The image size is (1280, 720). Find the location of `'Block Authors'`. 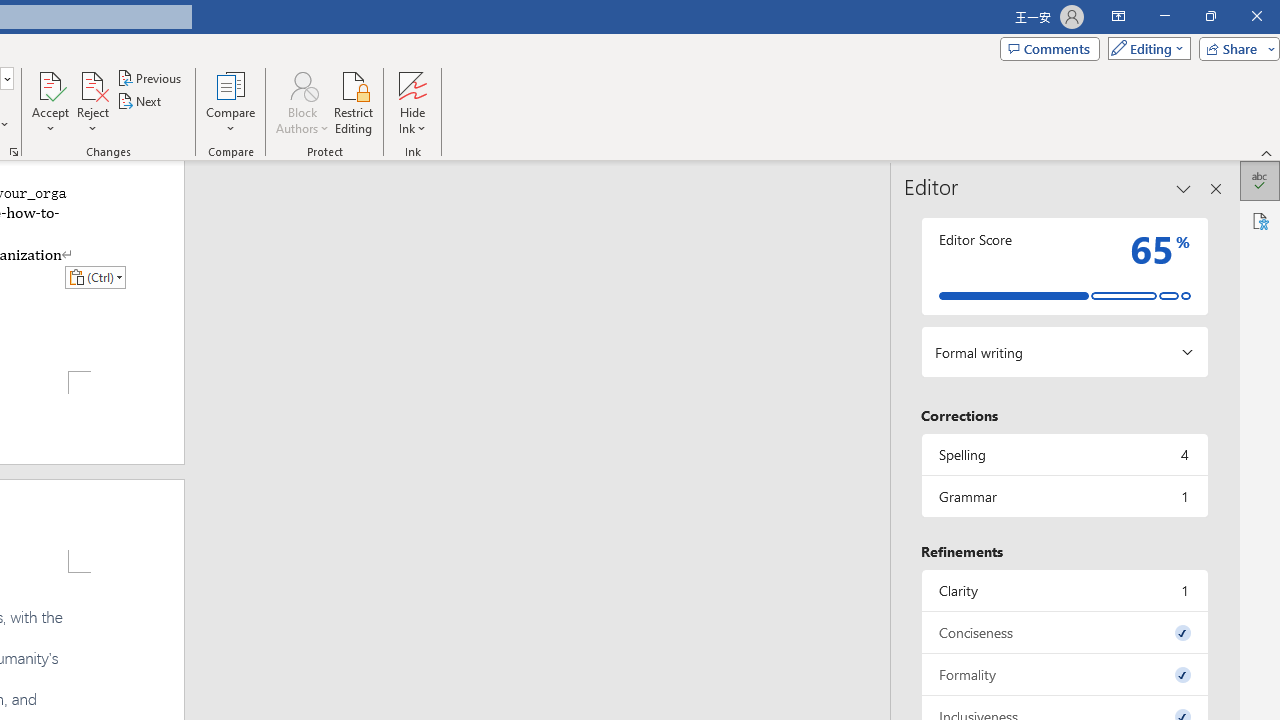

'Block Authors' is located at coordinates (301, 84).